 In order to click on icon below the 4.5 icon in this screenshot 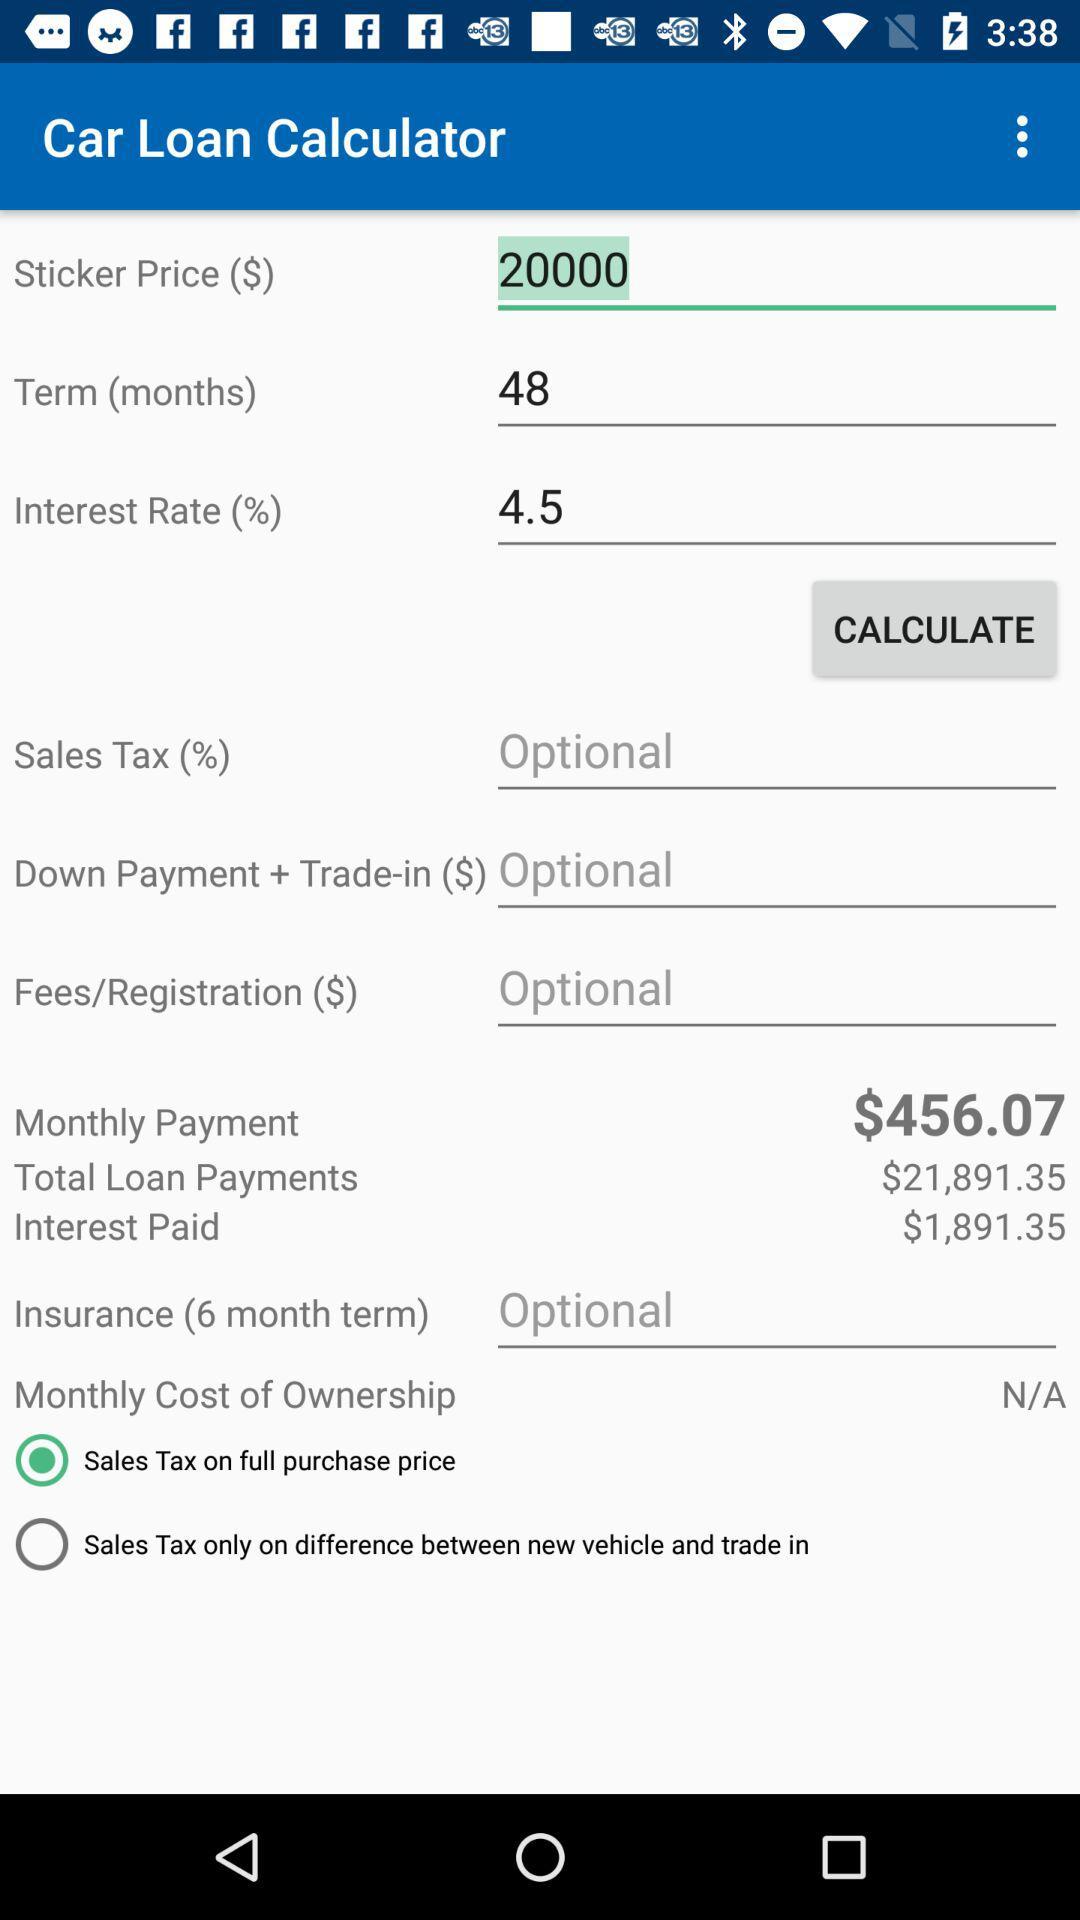, I will do `click(934, 627)`.